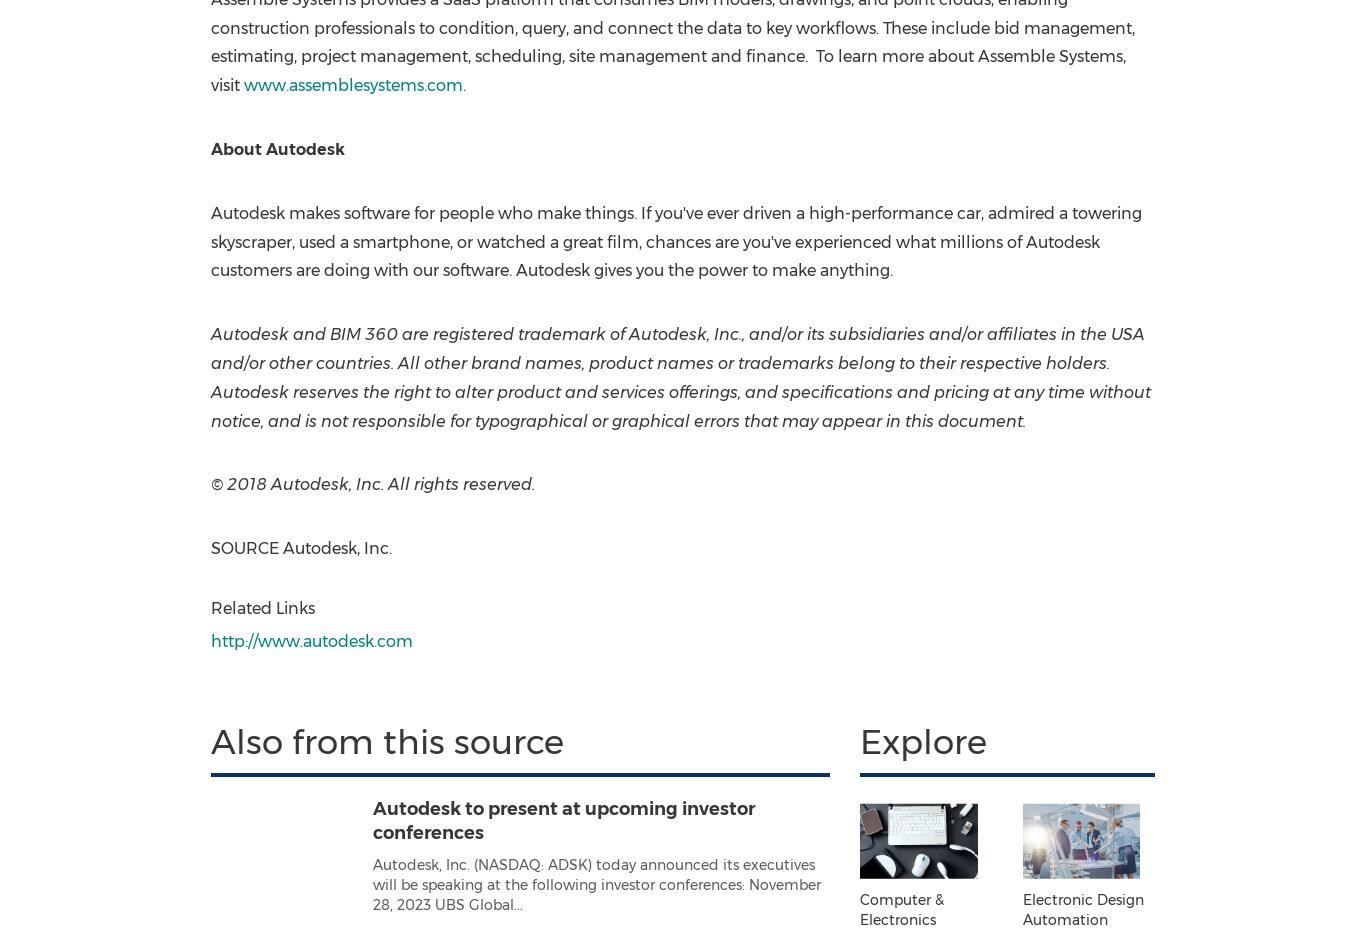 This screenshot has width=1366, height=950. Describe the element at coordinates (1125, 333) in the screenshot. I see `'USA'` at that location.